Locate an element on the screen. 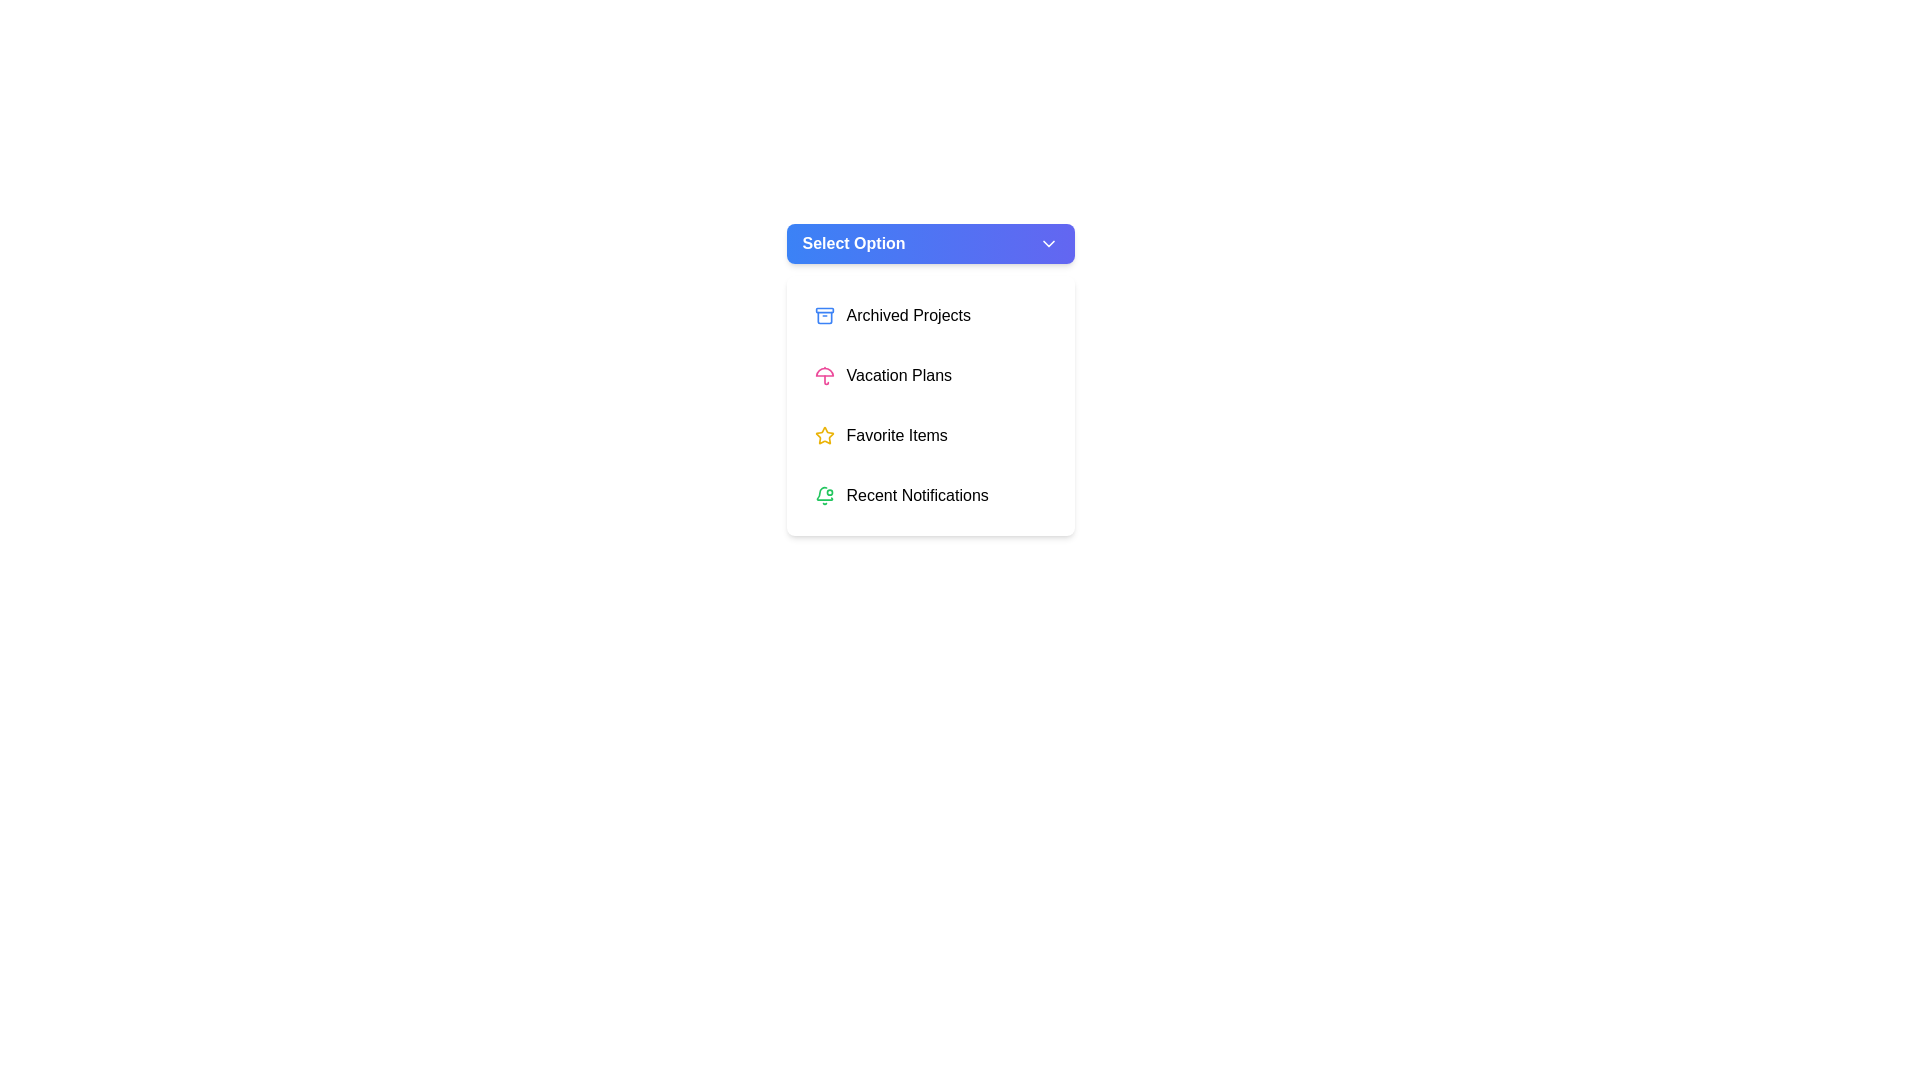 Image resolution: width=1920 pixels, height=1080 pixels. the menu item Archived Projects is located at coordinates (929, 315).